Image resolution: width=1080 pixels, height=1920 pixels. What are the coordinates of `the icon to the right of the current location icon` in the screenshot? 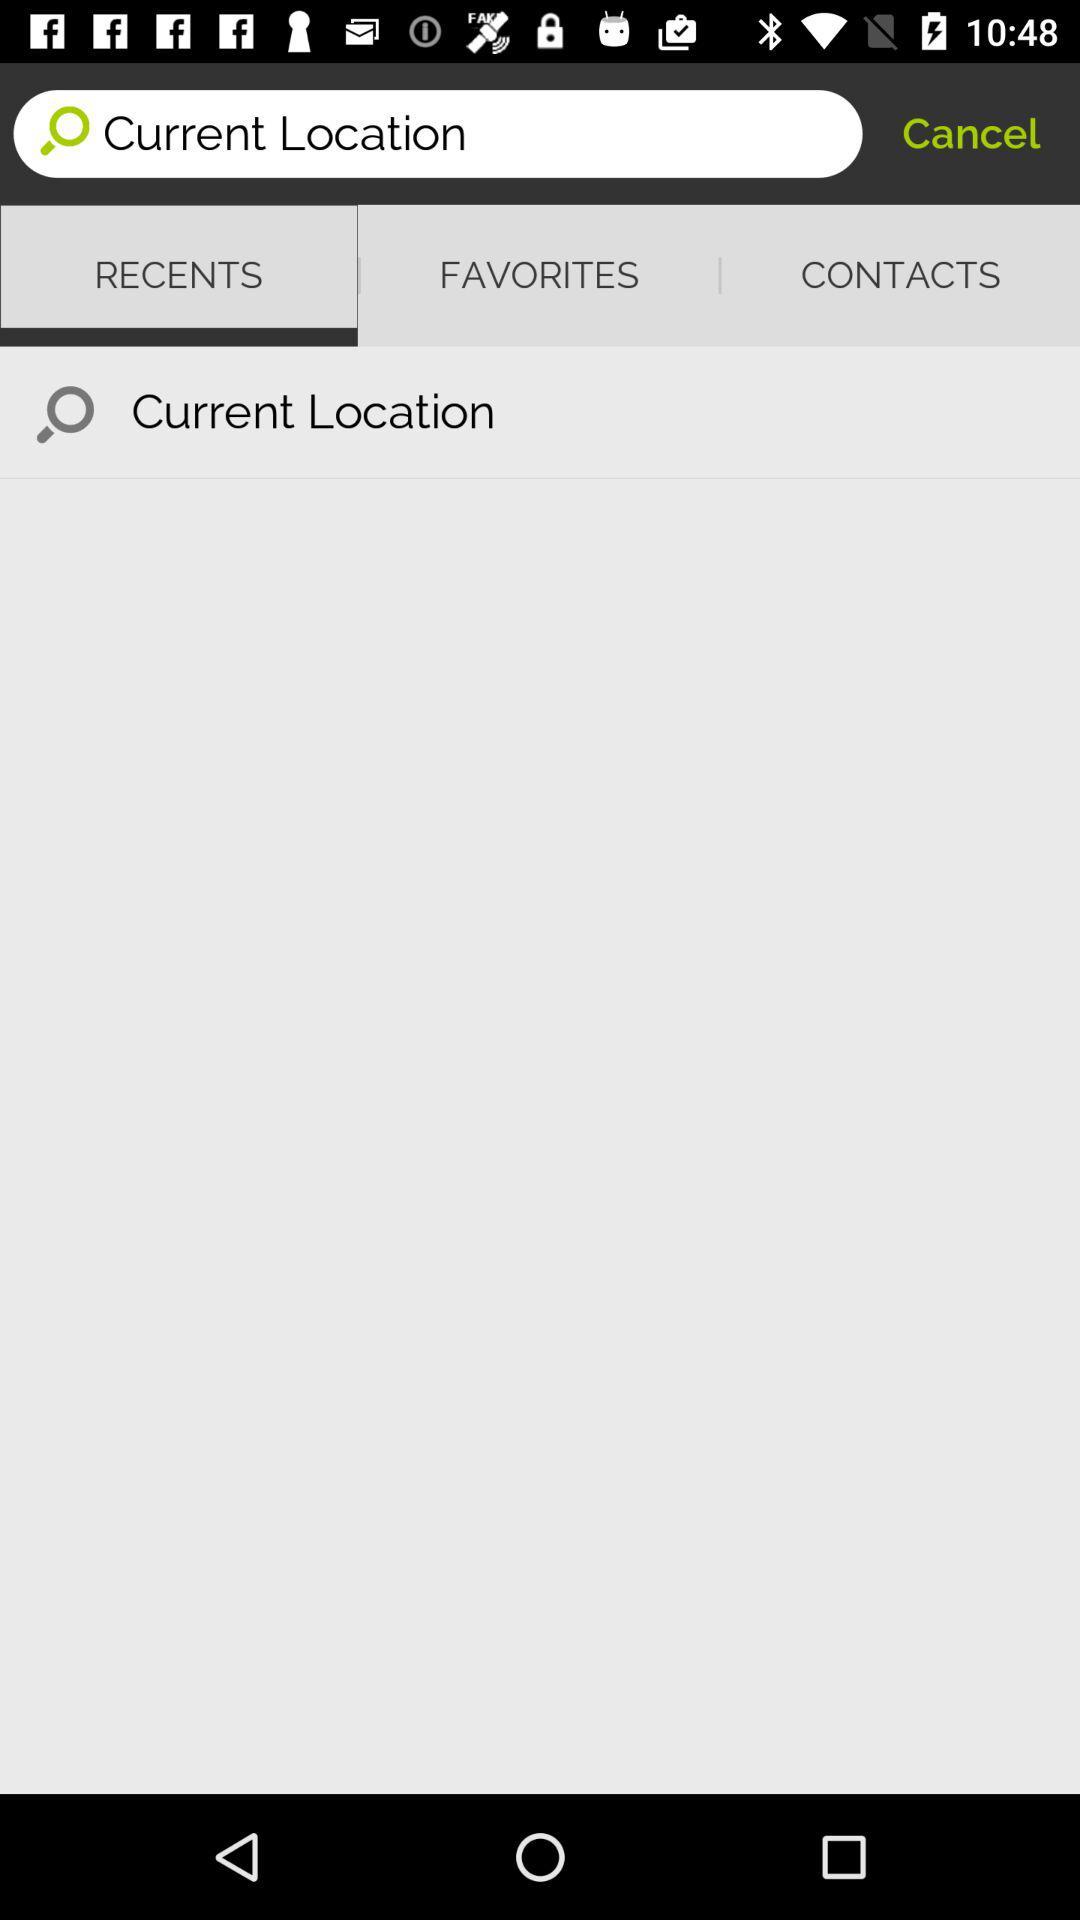 It's located at (970, 132).